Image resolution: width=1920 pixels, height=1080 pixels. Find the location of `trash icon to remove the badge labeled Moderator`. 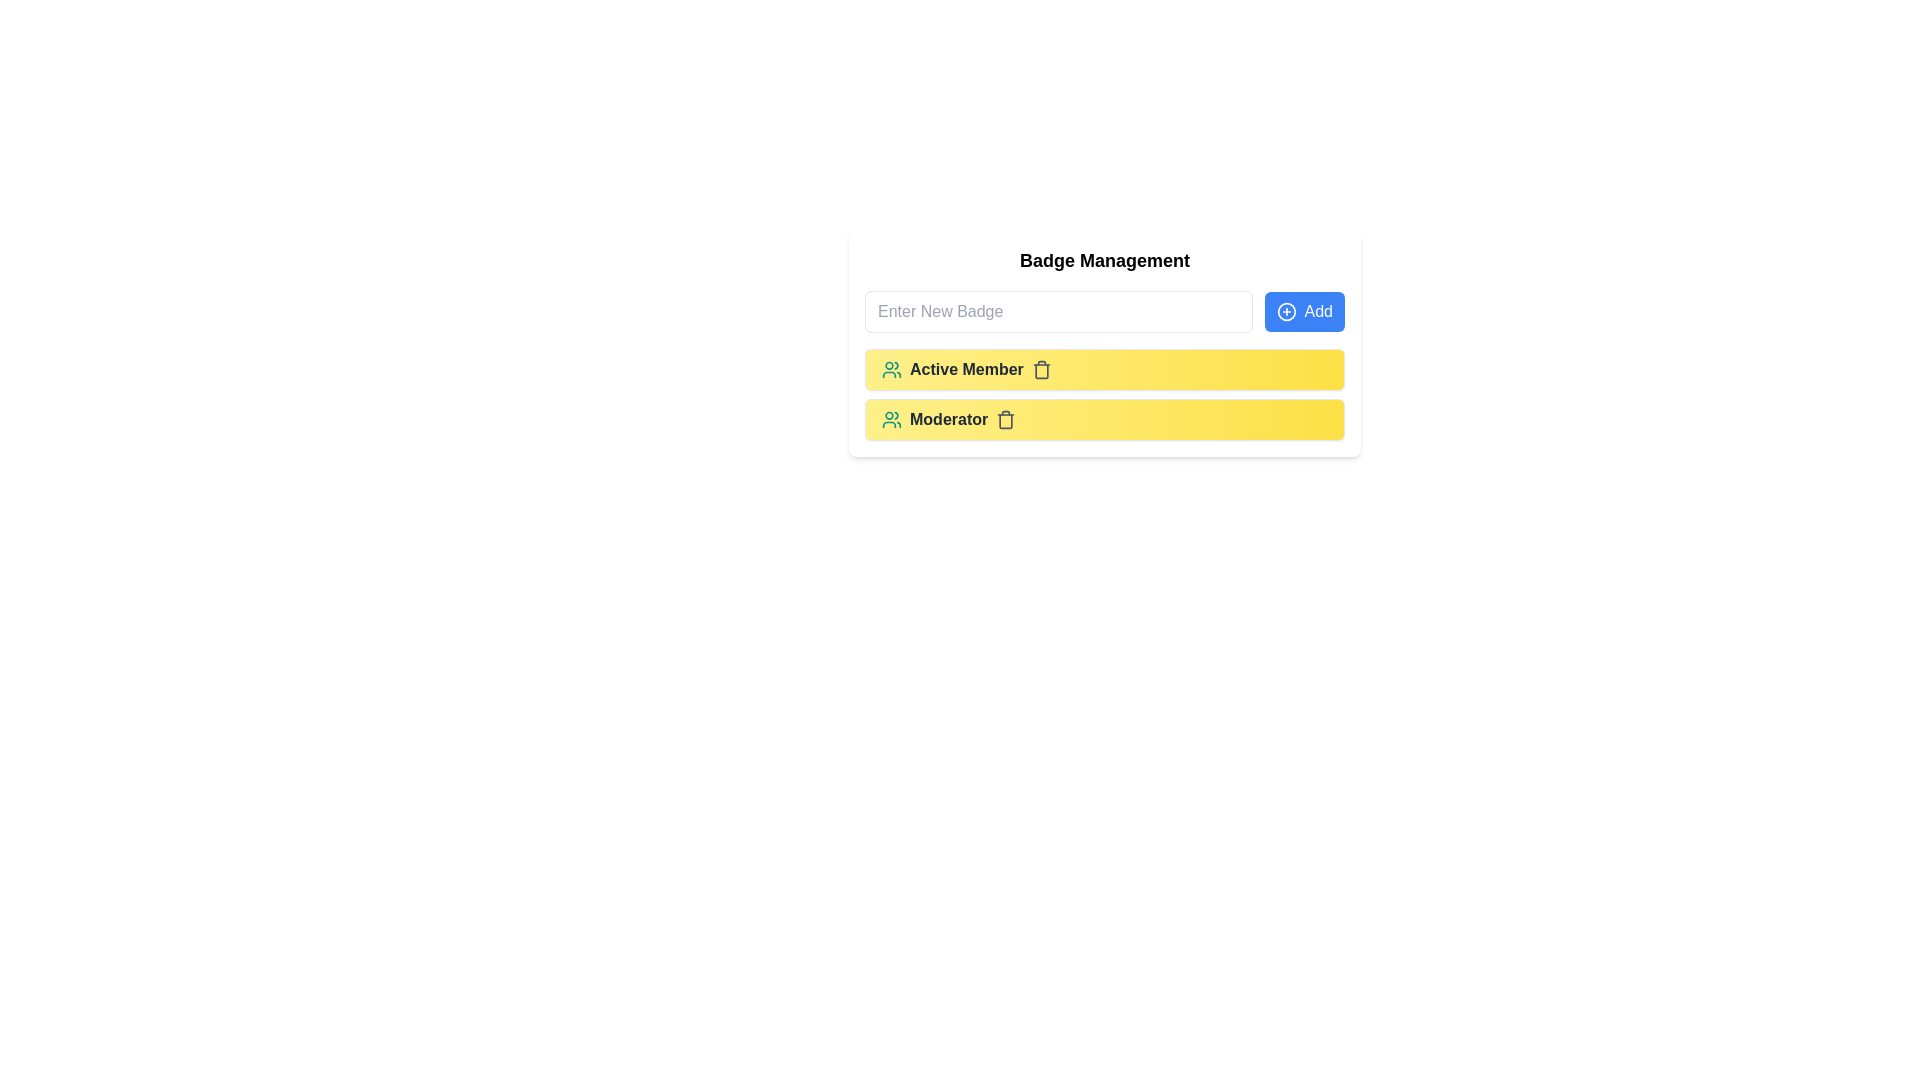

trash icon to remove the badge labeled Moderator is located at coordinates (1006, 419).